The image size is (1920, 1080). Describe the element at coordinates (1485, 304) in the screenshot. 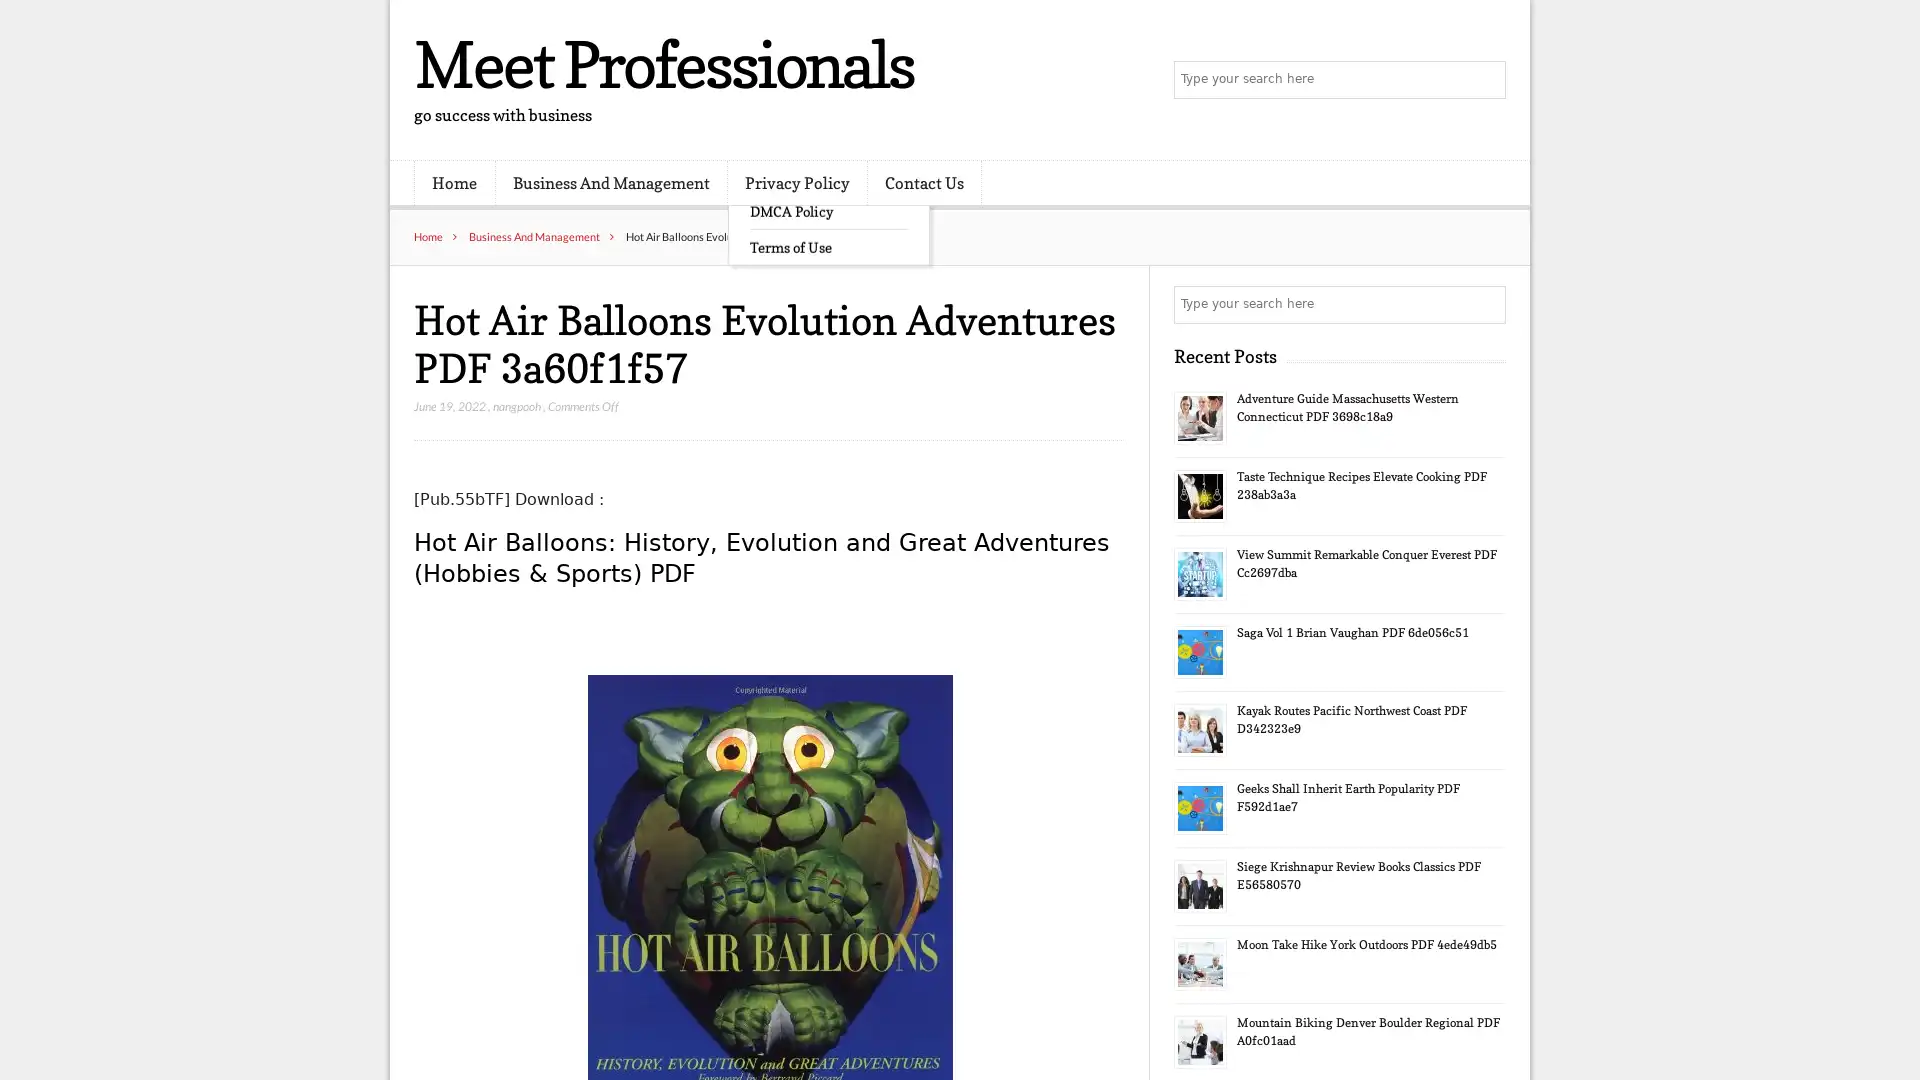

I see `Search` at that location.